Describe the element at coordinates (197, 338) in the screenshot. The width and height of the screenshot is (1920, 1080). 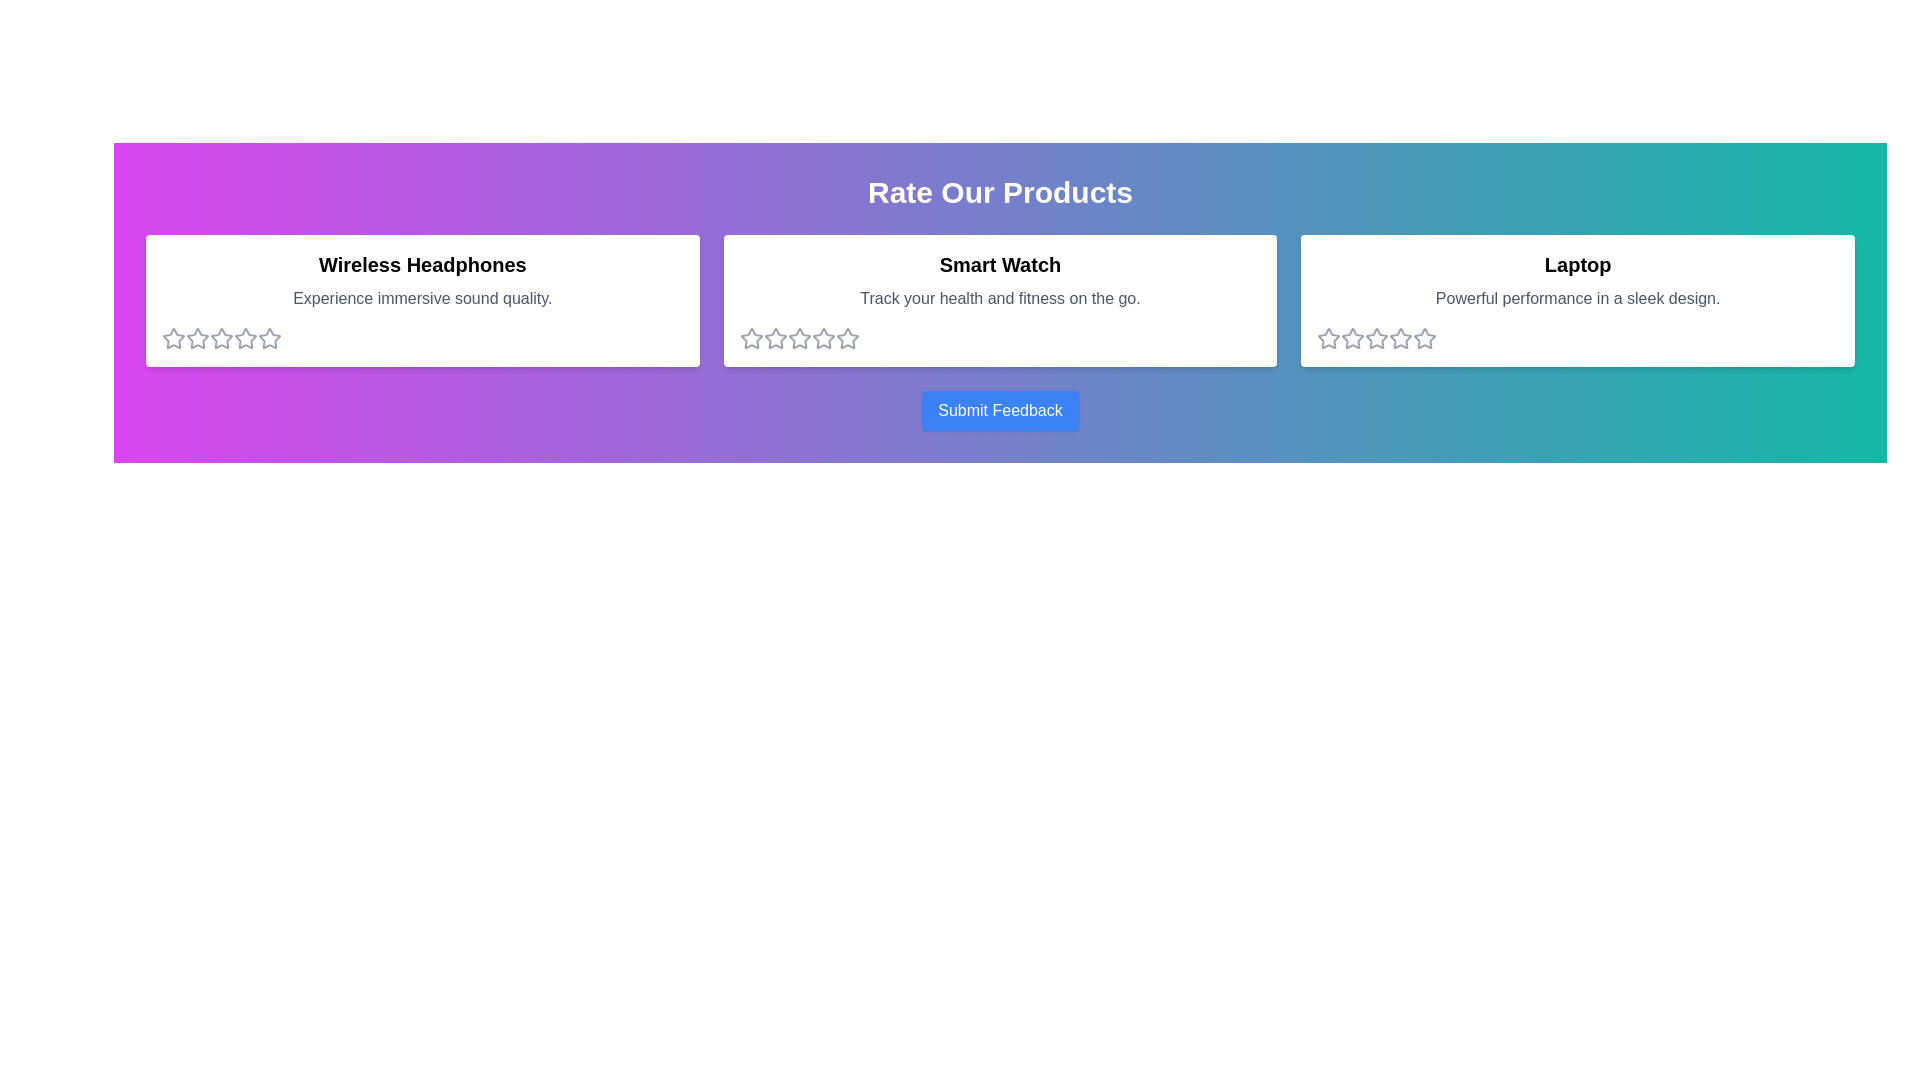
I see `the 2 star for the product Wireless Headphones to set its rating` at that location.